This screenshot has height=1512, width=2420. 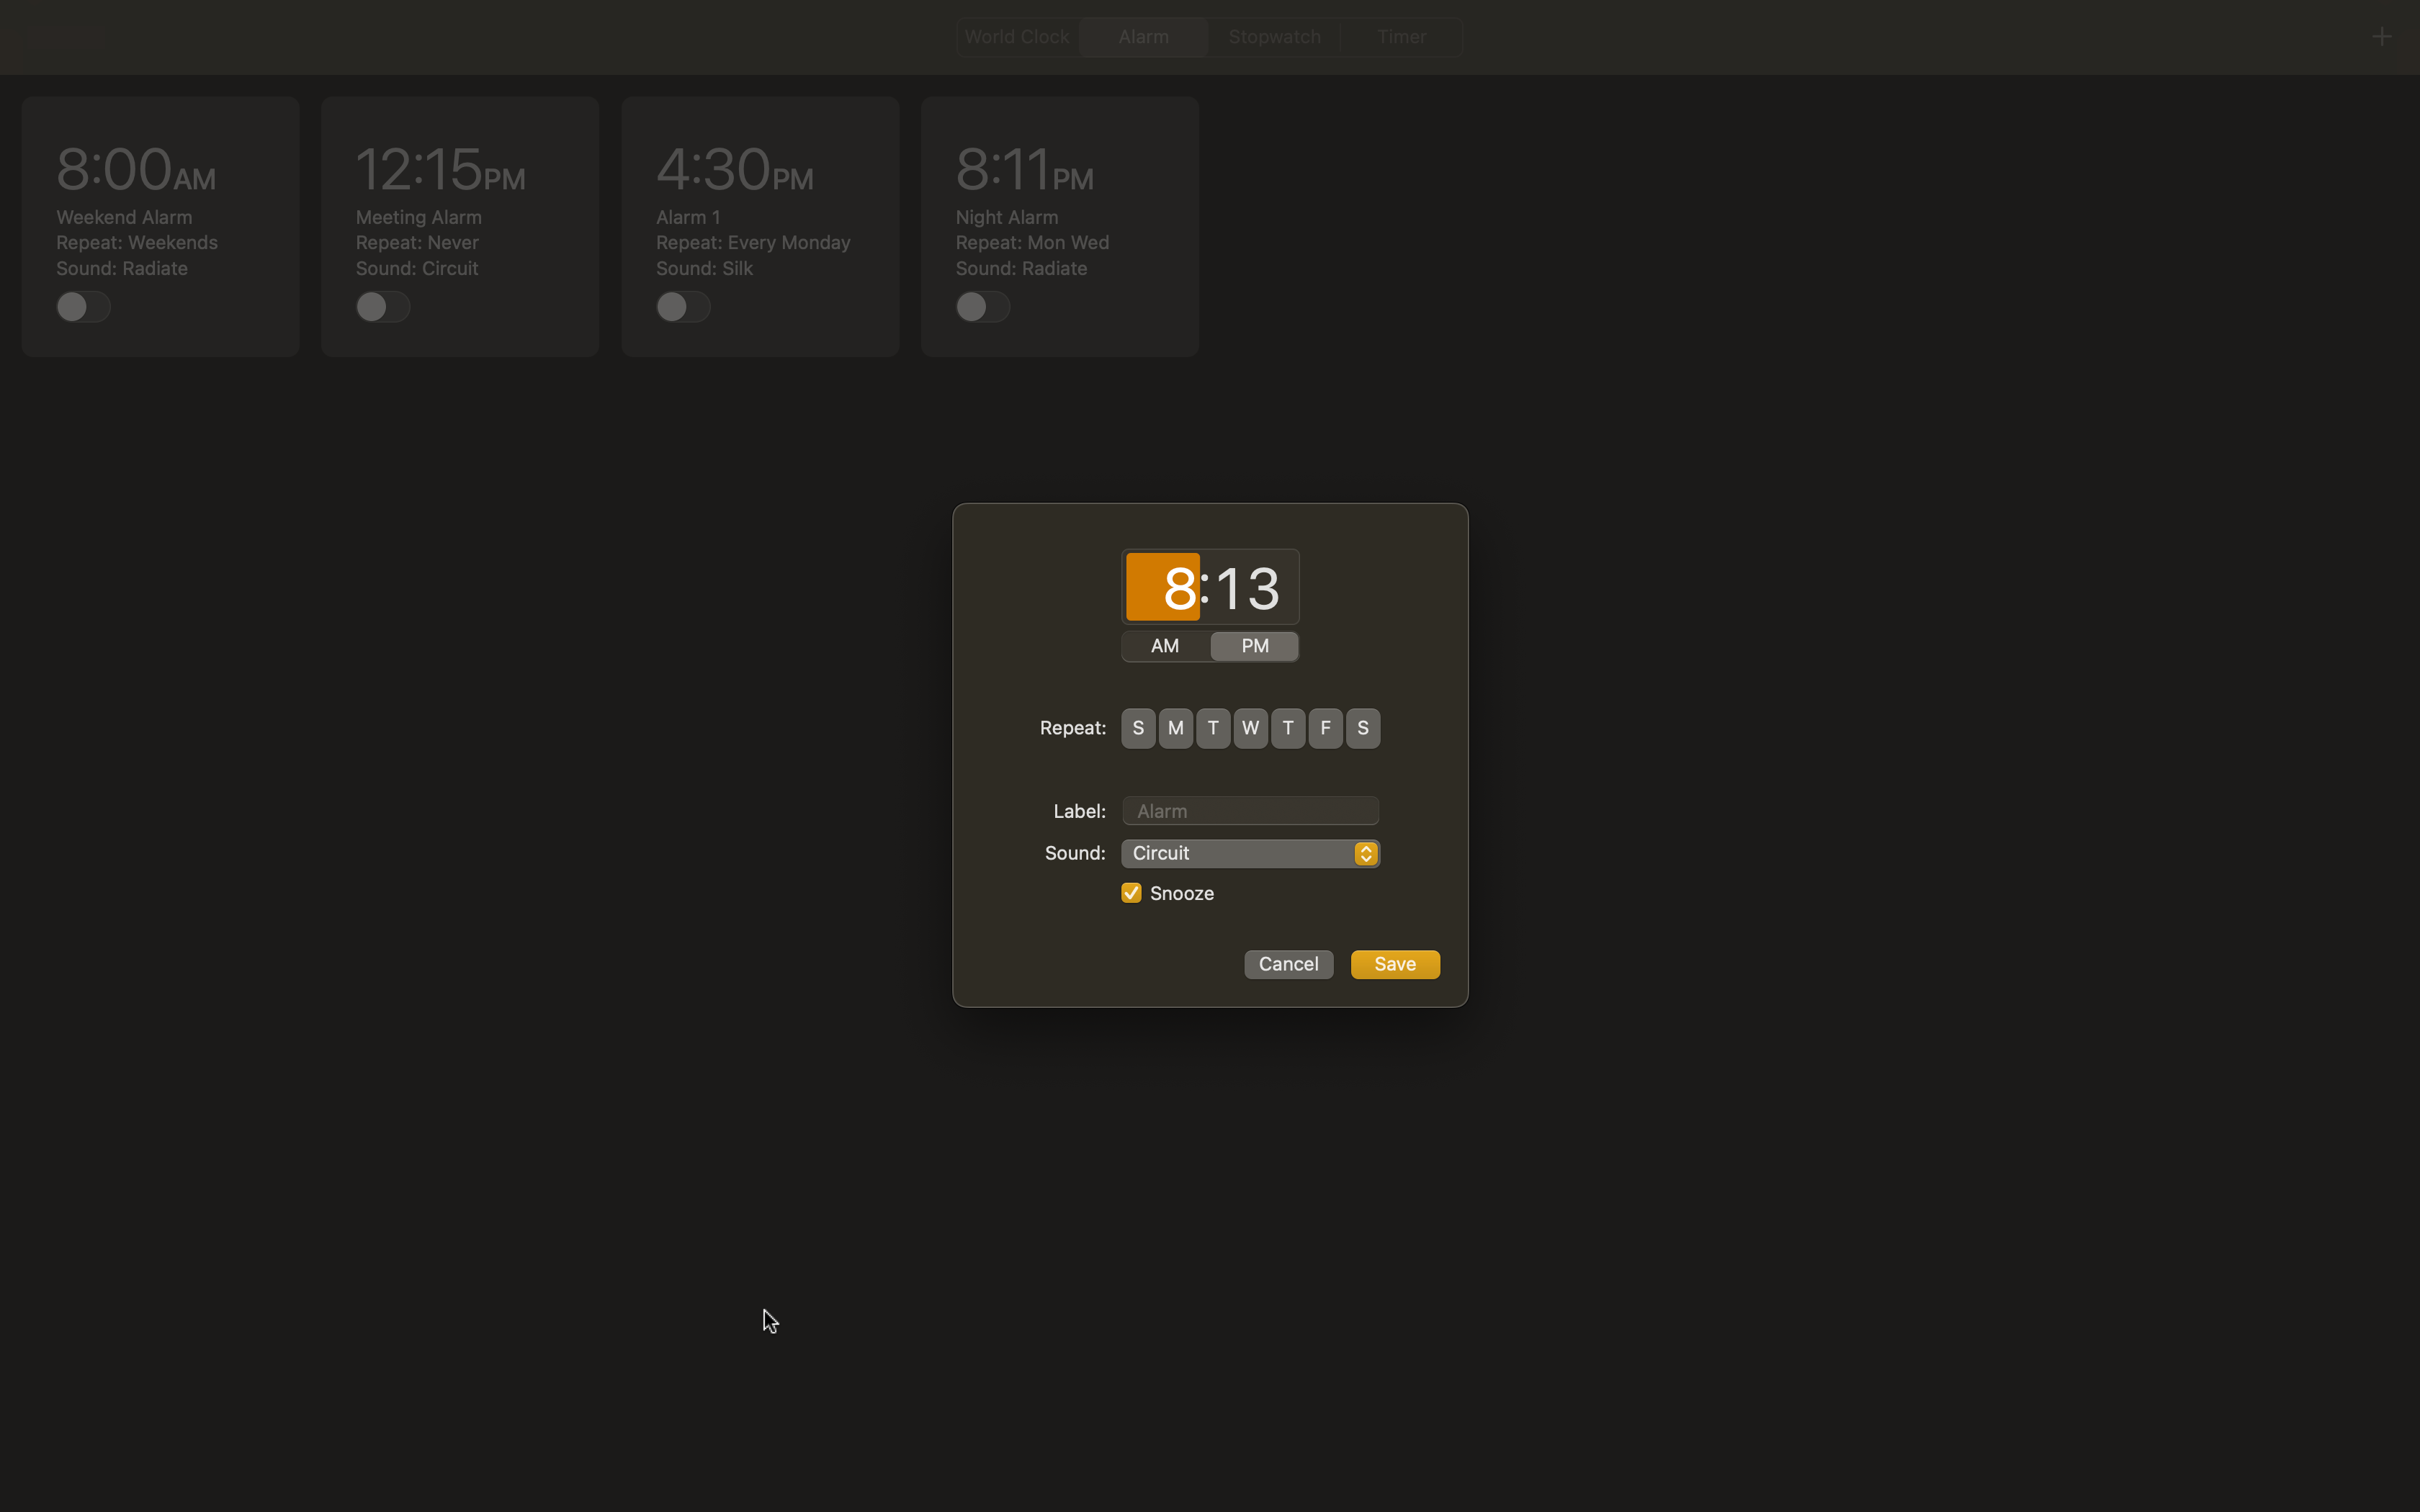 I want to click on Confirm alarm setup, so click(x=1394, y=964).